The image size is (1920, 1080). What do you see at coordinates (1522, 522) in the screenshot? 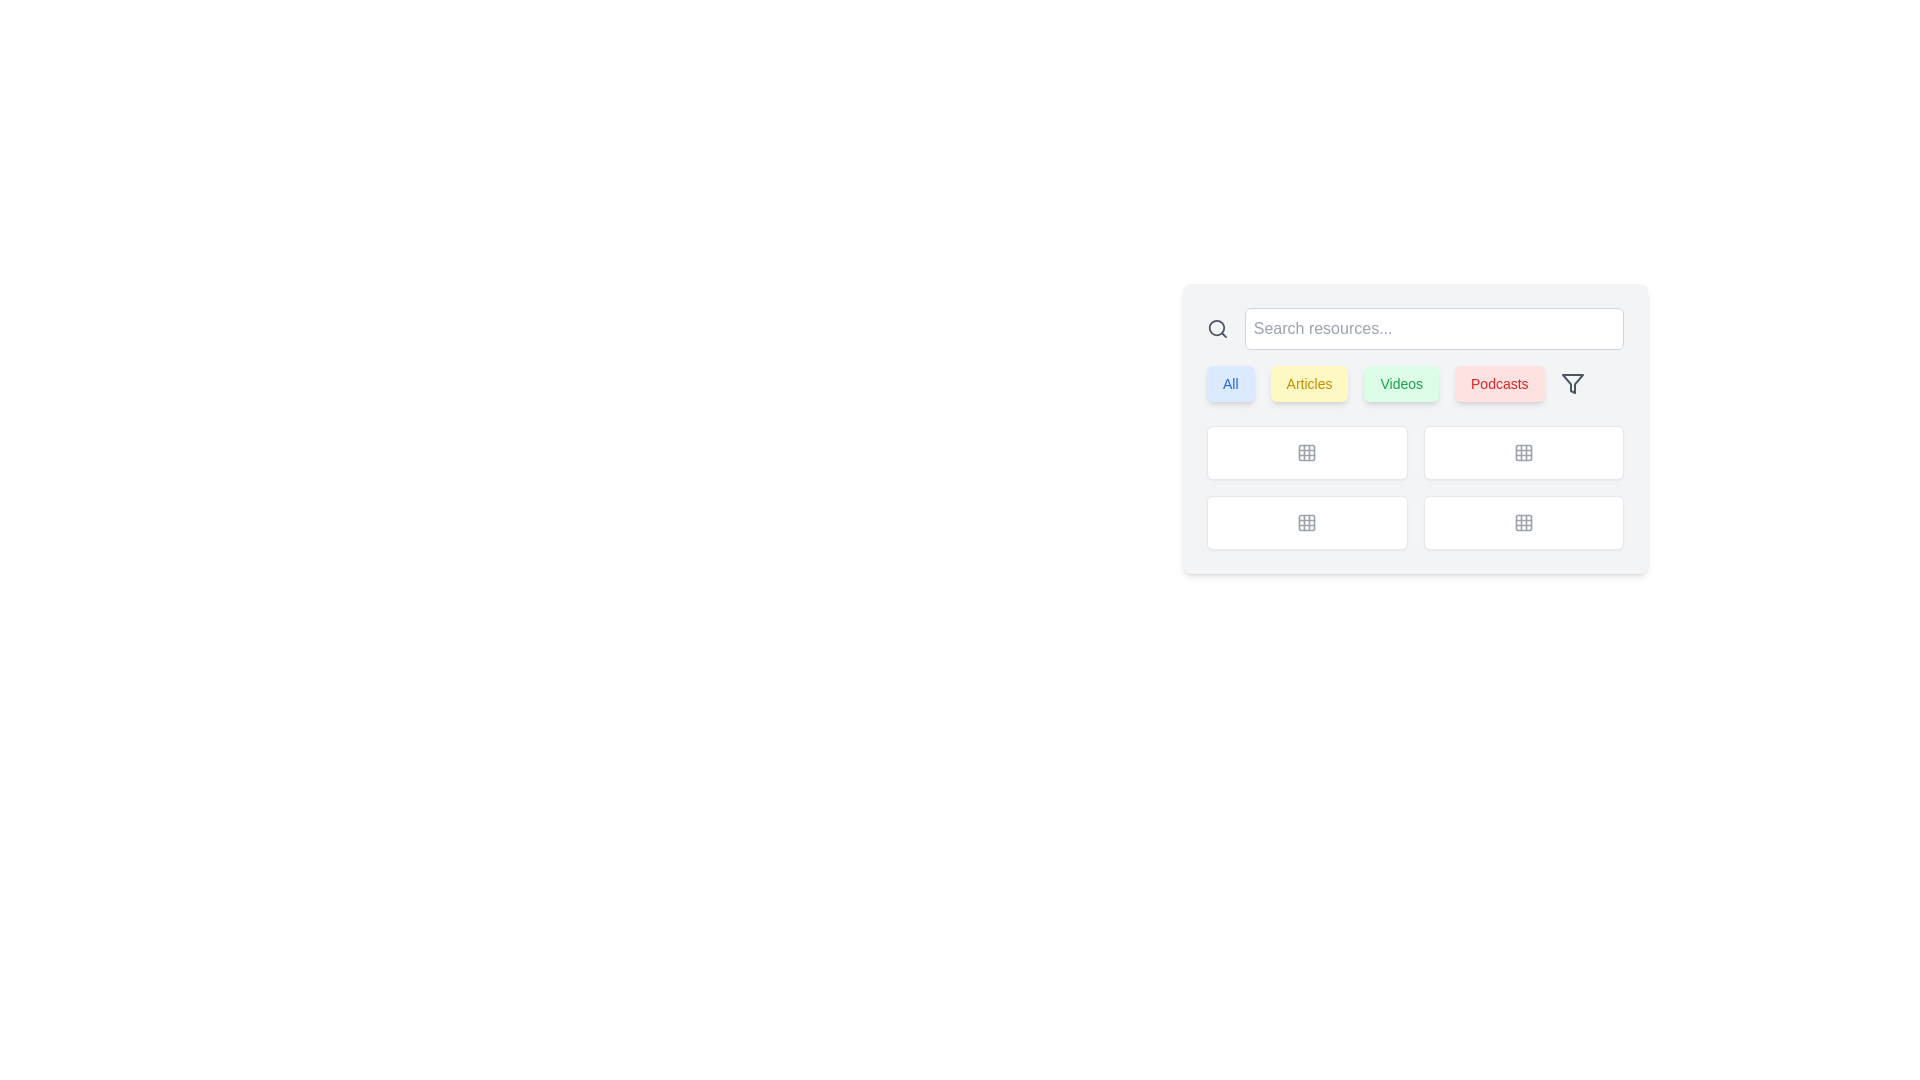
I see `the SVG icon depicting a 3x3 grid structure located` at bounding box center [1522, 522].